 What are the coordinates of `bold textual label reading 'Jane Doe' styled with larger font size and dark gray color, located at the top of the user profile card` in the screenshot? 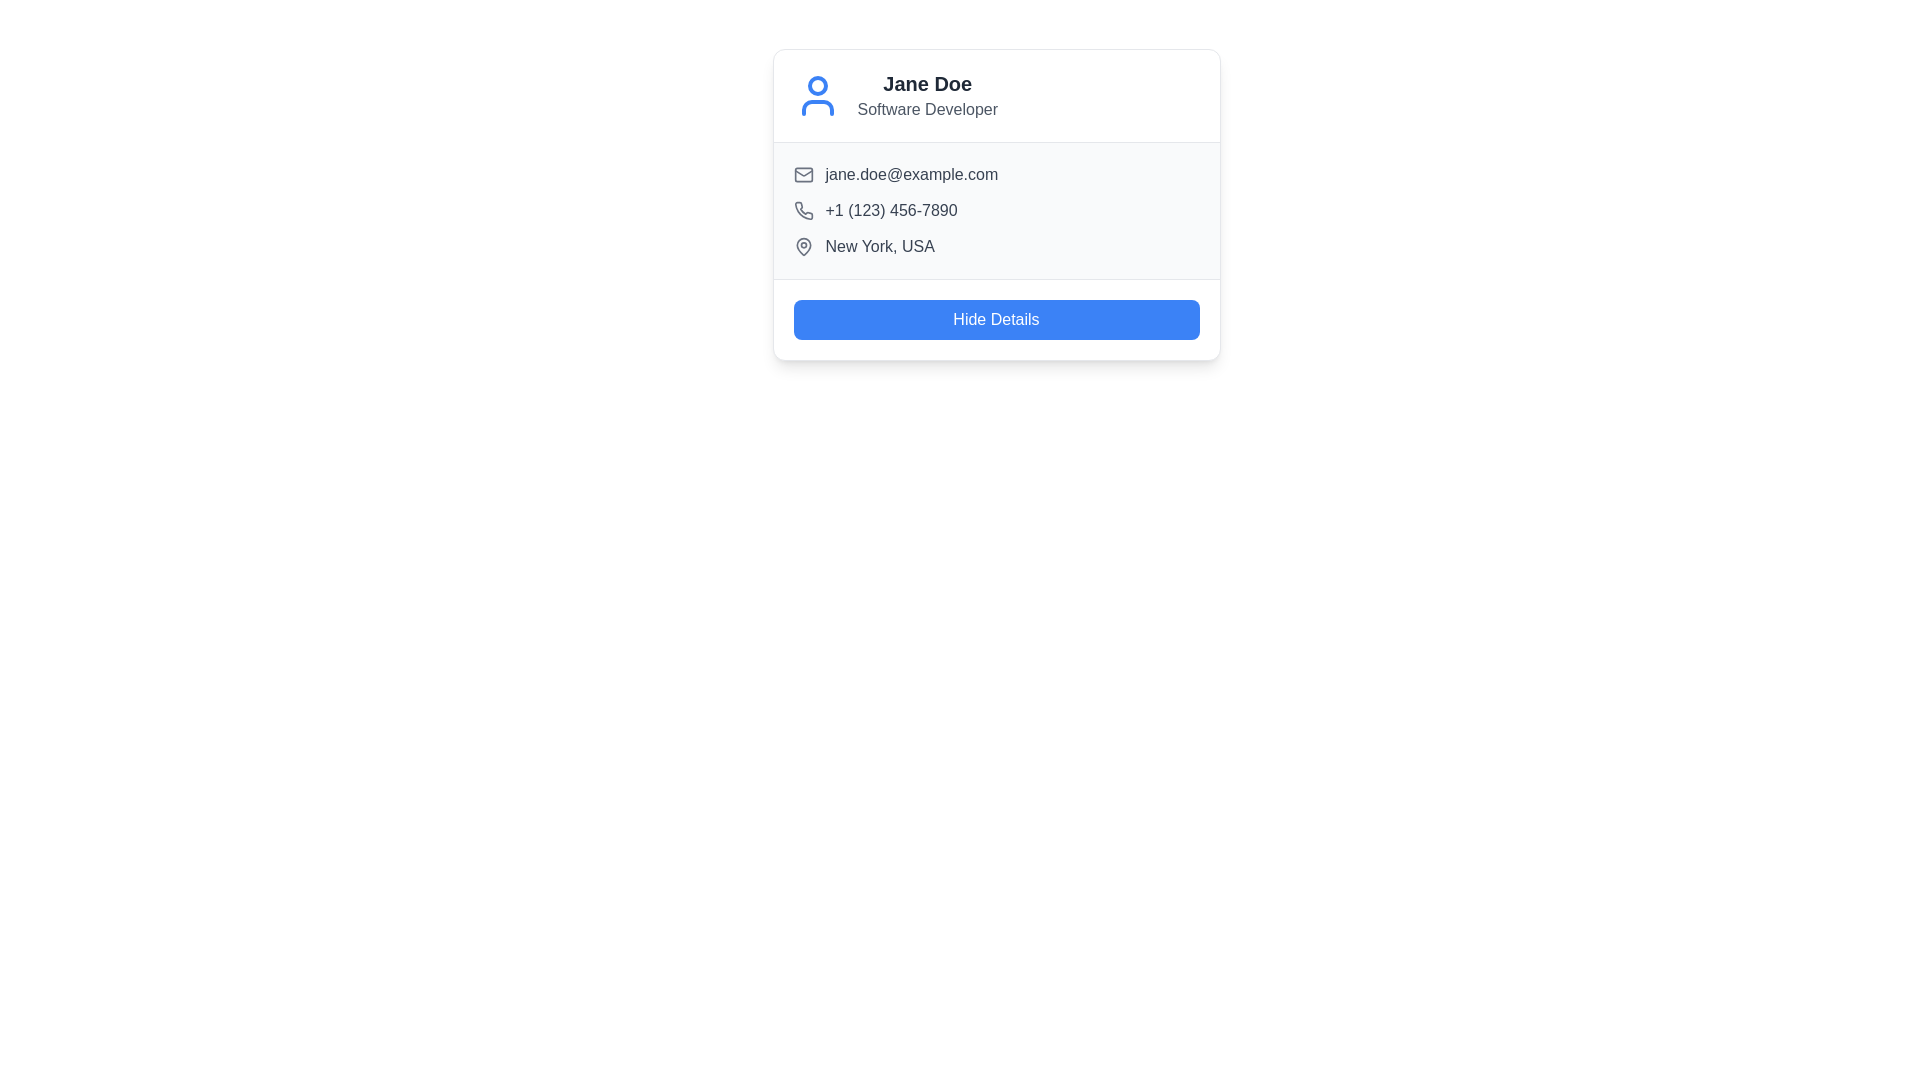 It's located at (926, 83).